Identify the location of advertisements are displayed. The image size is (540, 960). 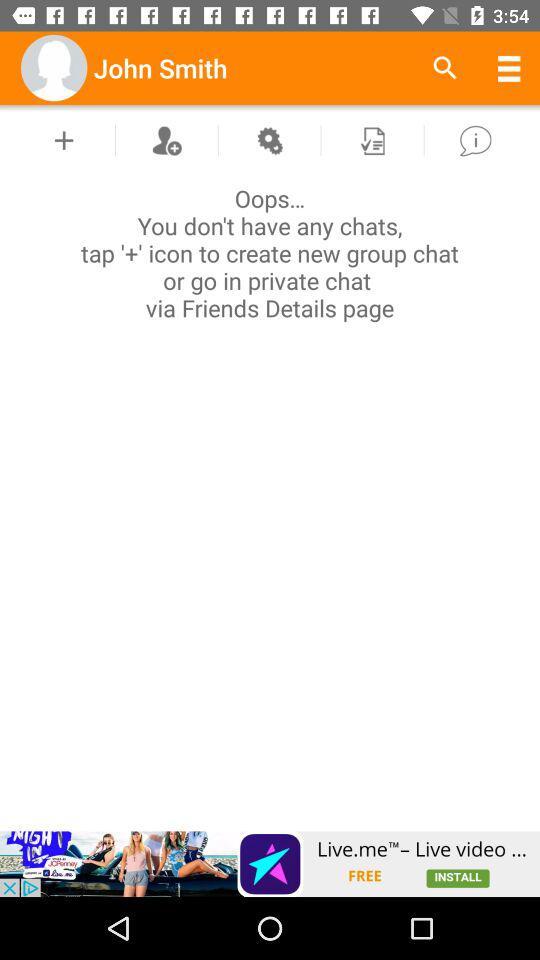
(270, 863).